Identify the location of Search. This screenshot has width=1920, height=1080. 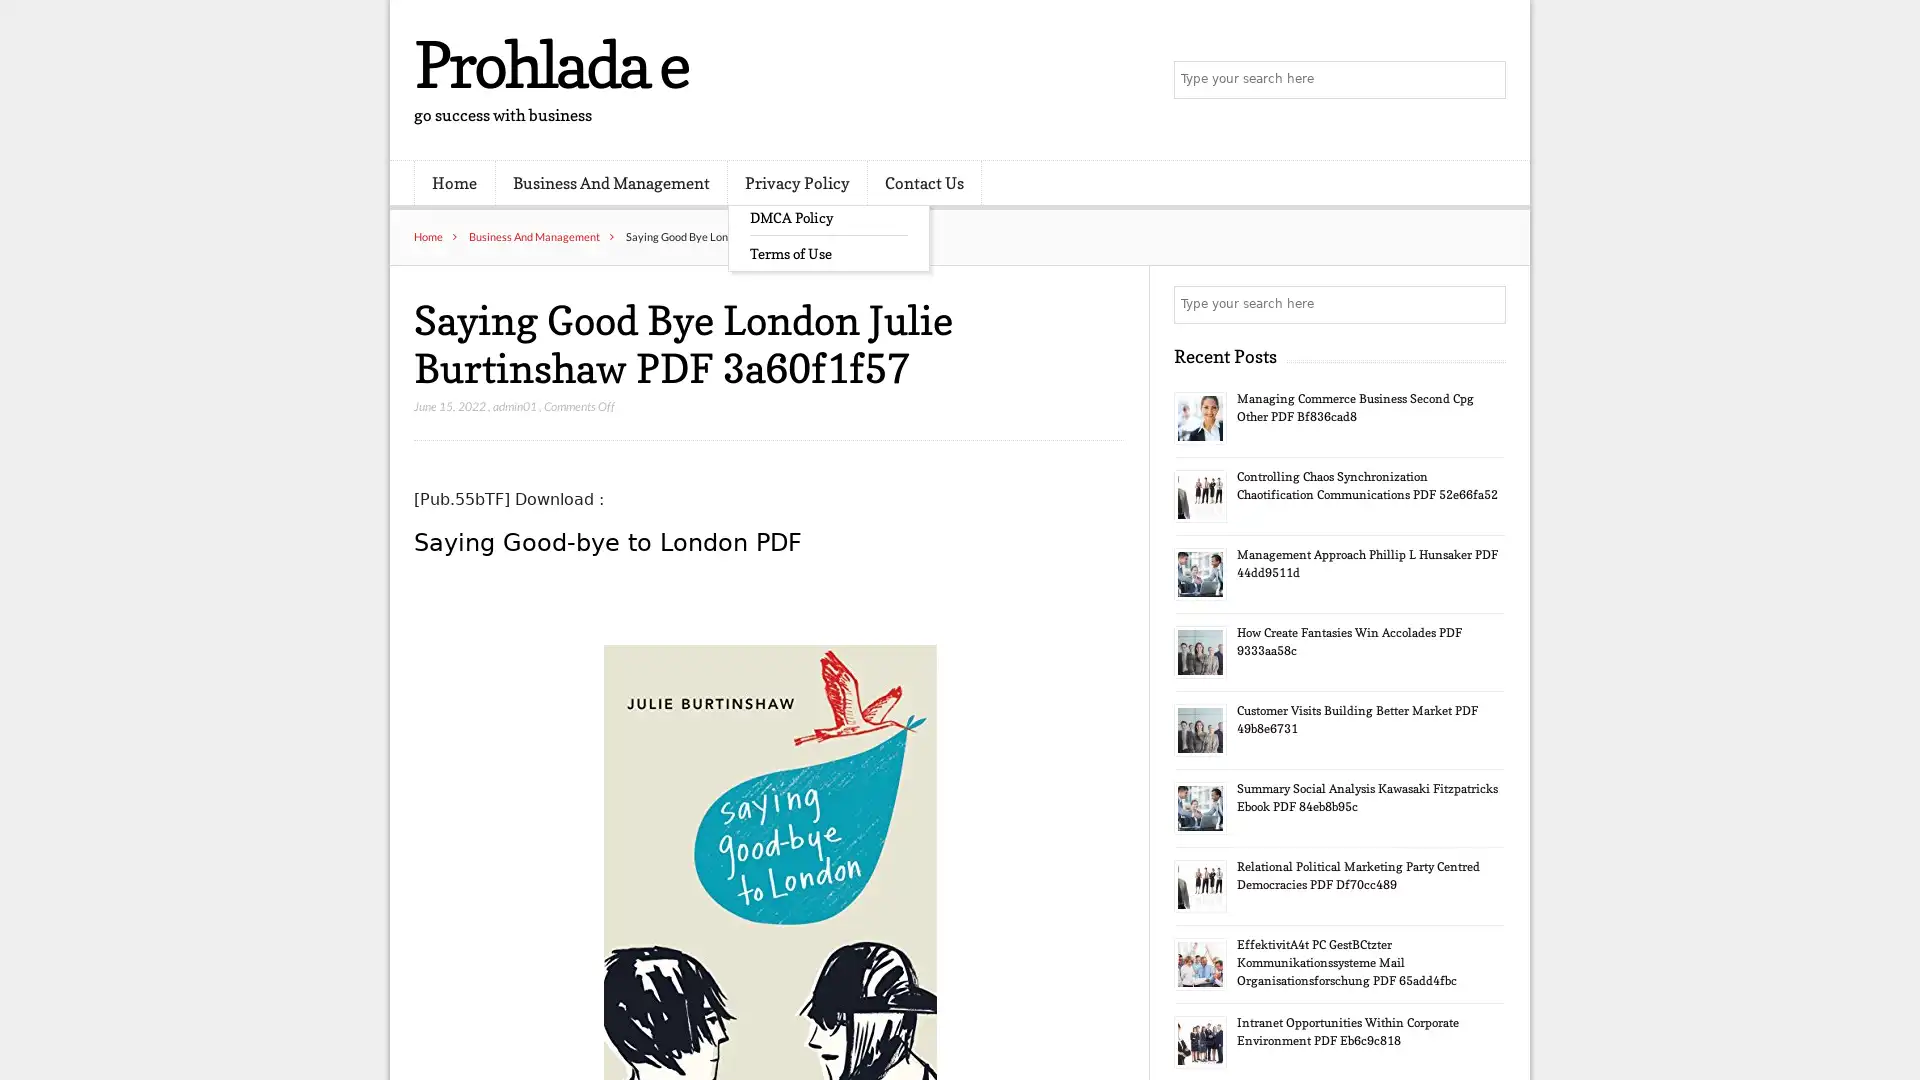
(1485, 80).